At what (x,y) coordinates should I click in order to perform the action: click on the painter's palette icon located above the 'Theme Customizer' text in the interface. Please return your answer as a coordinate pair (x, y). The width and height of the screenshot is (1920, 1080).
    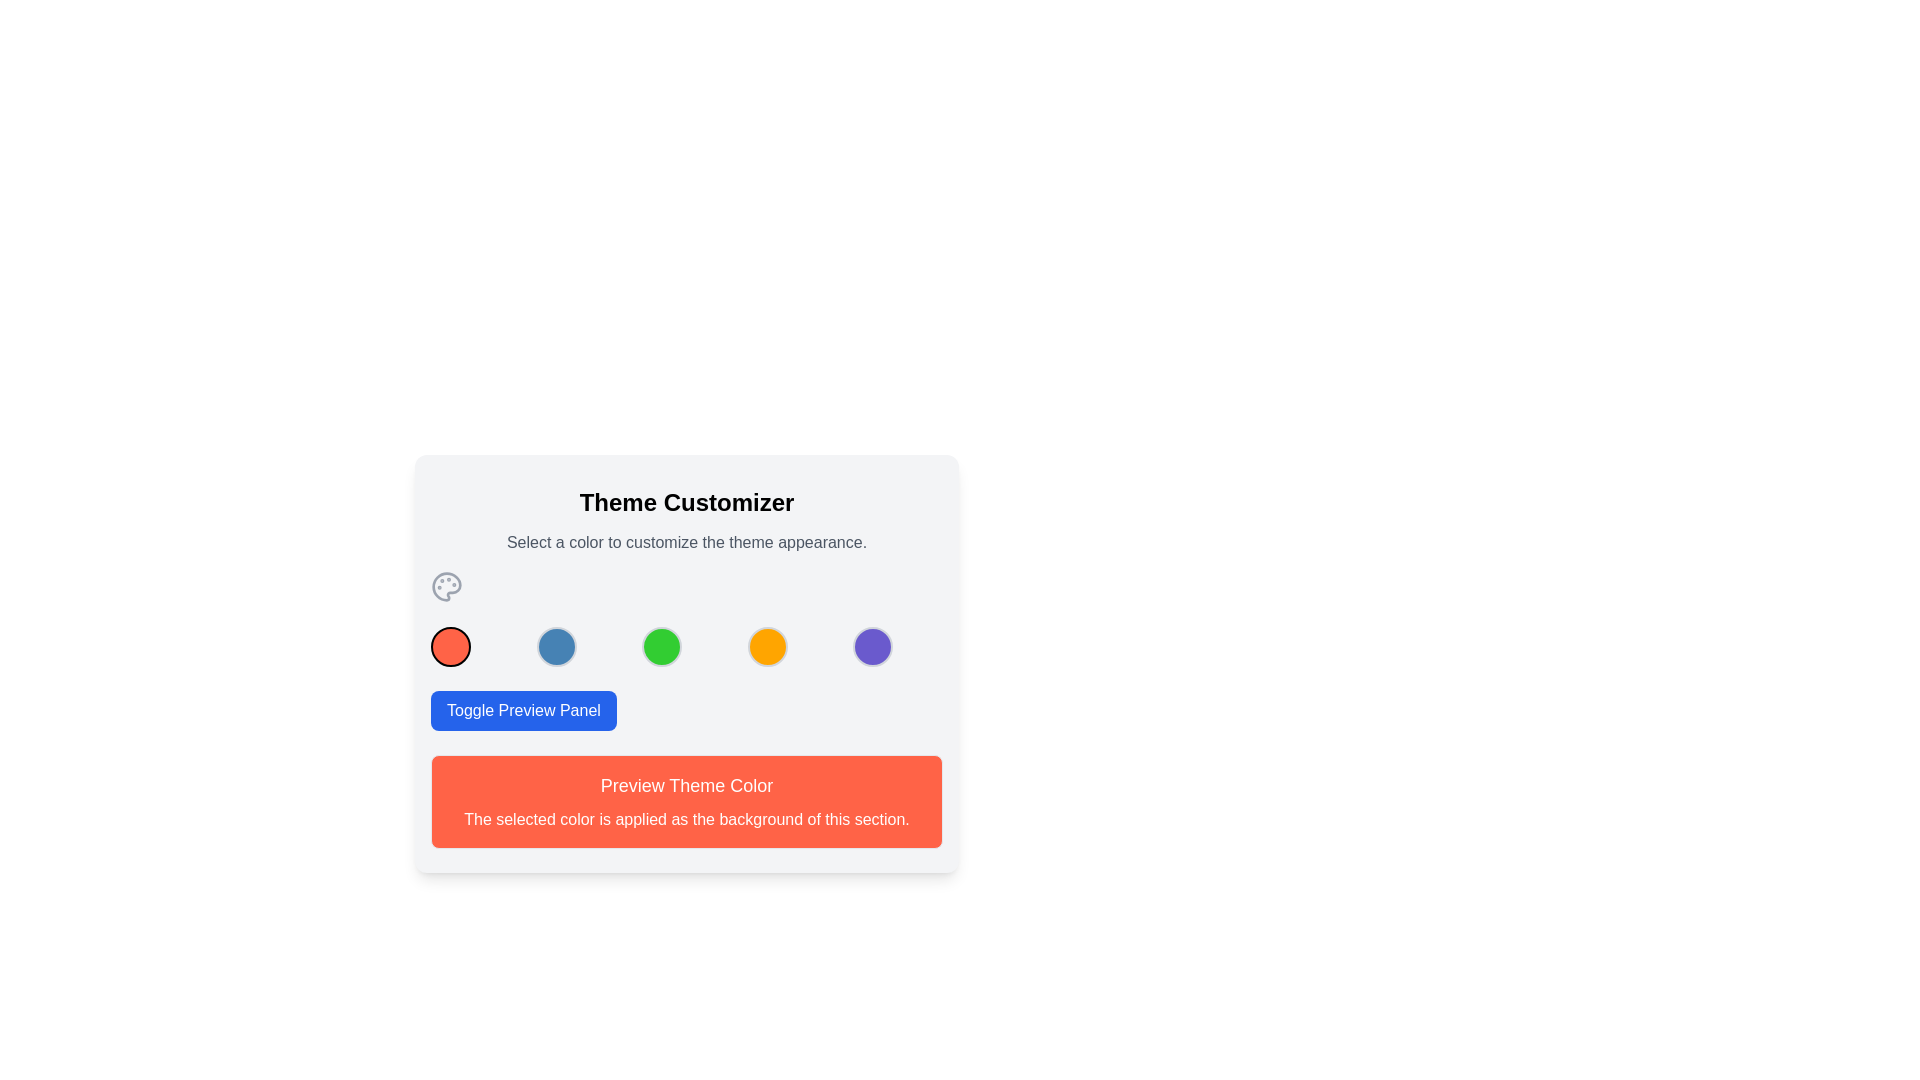
    Looking at the image, I should click on (445, 585).